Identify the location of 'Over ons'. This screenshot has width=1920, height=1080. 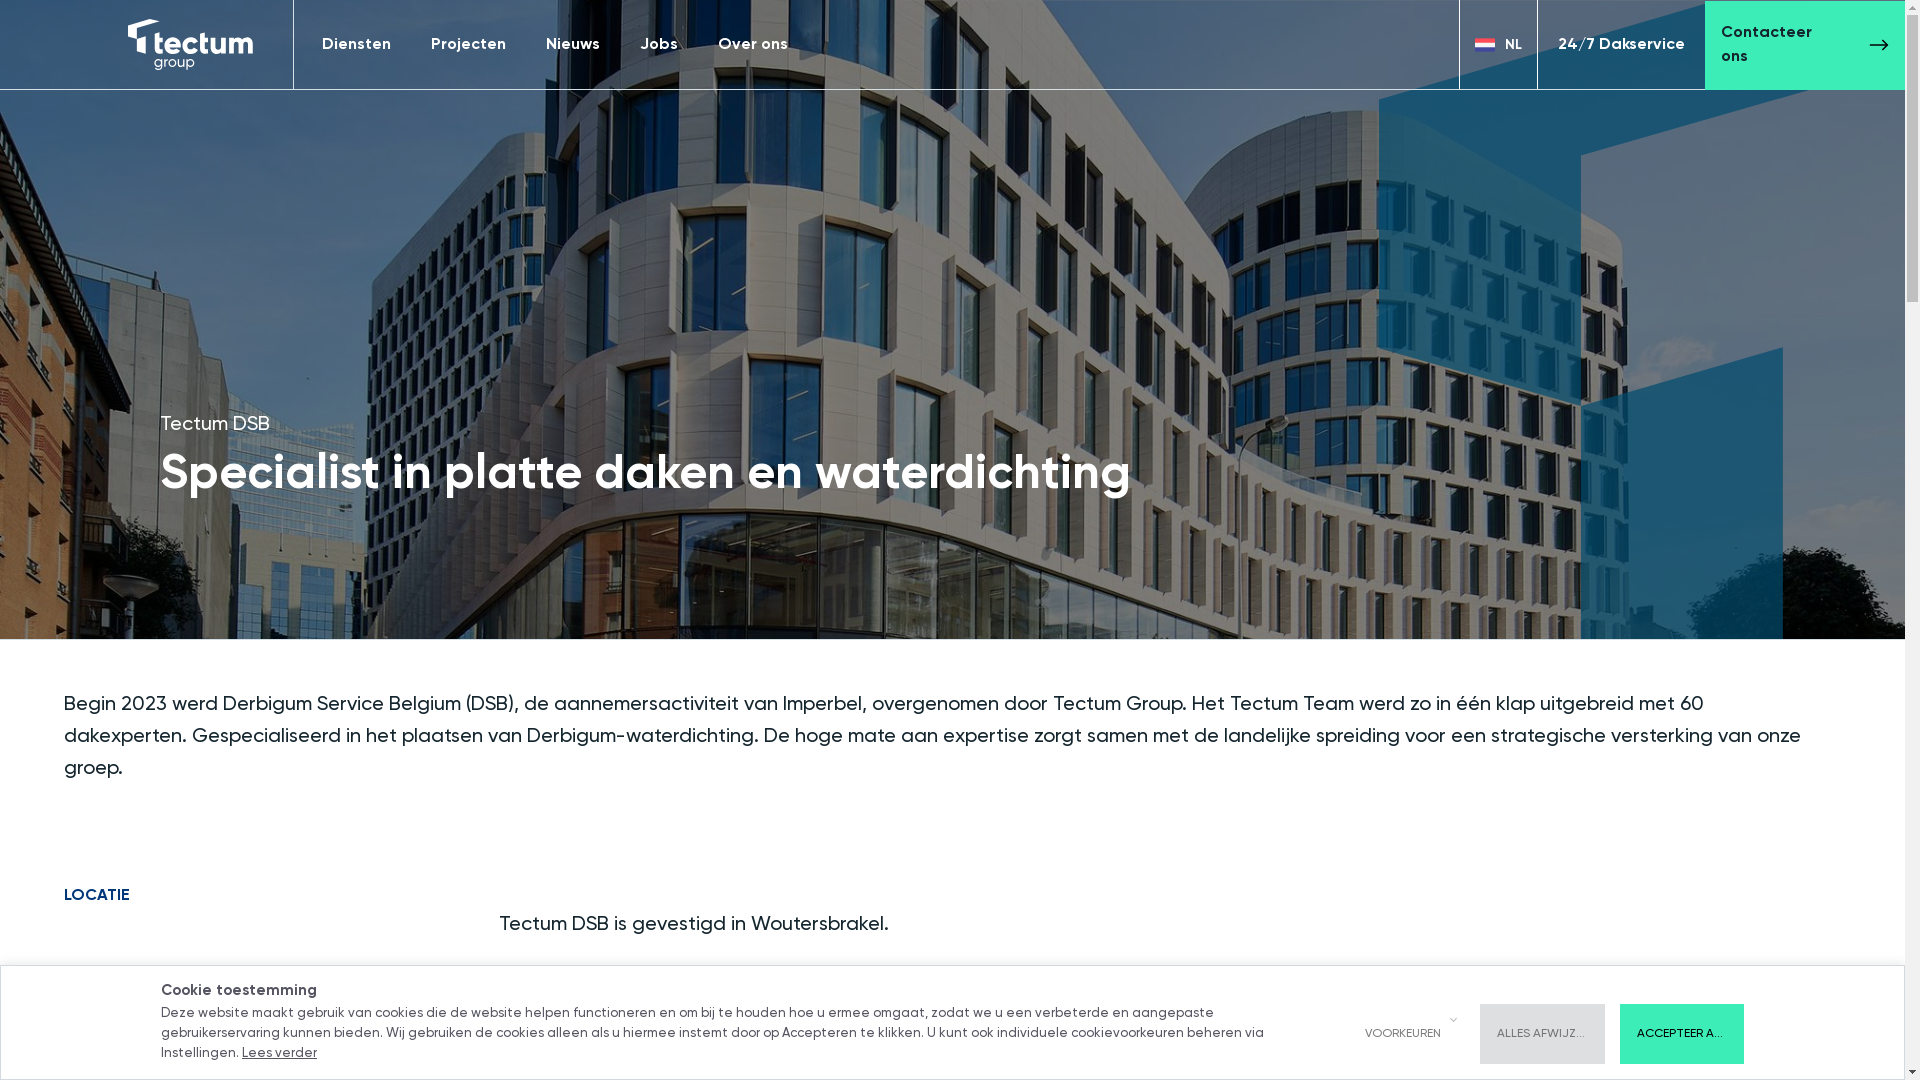
(752, 45).